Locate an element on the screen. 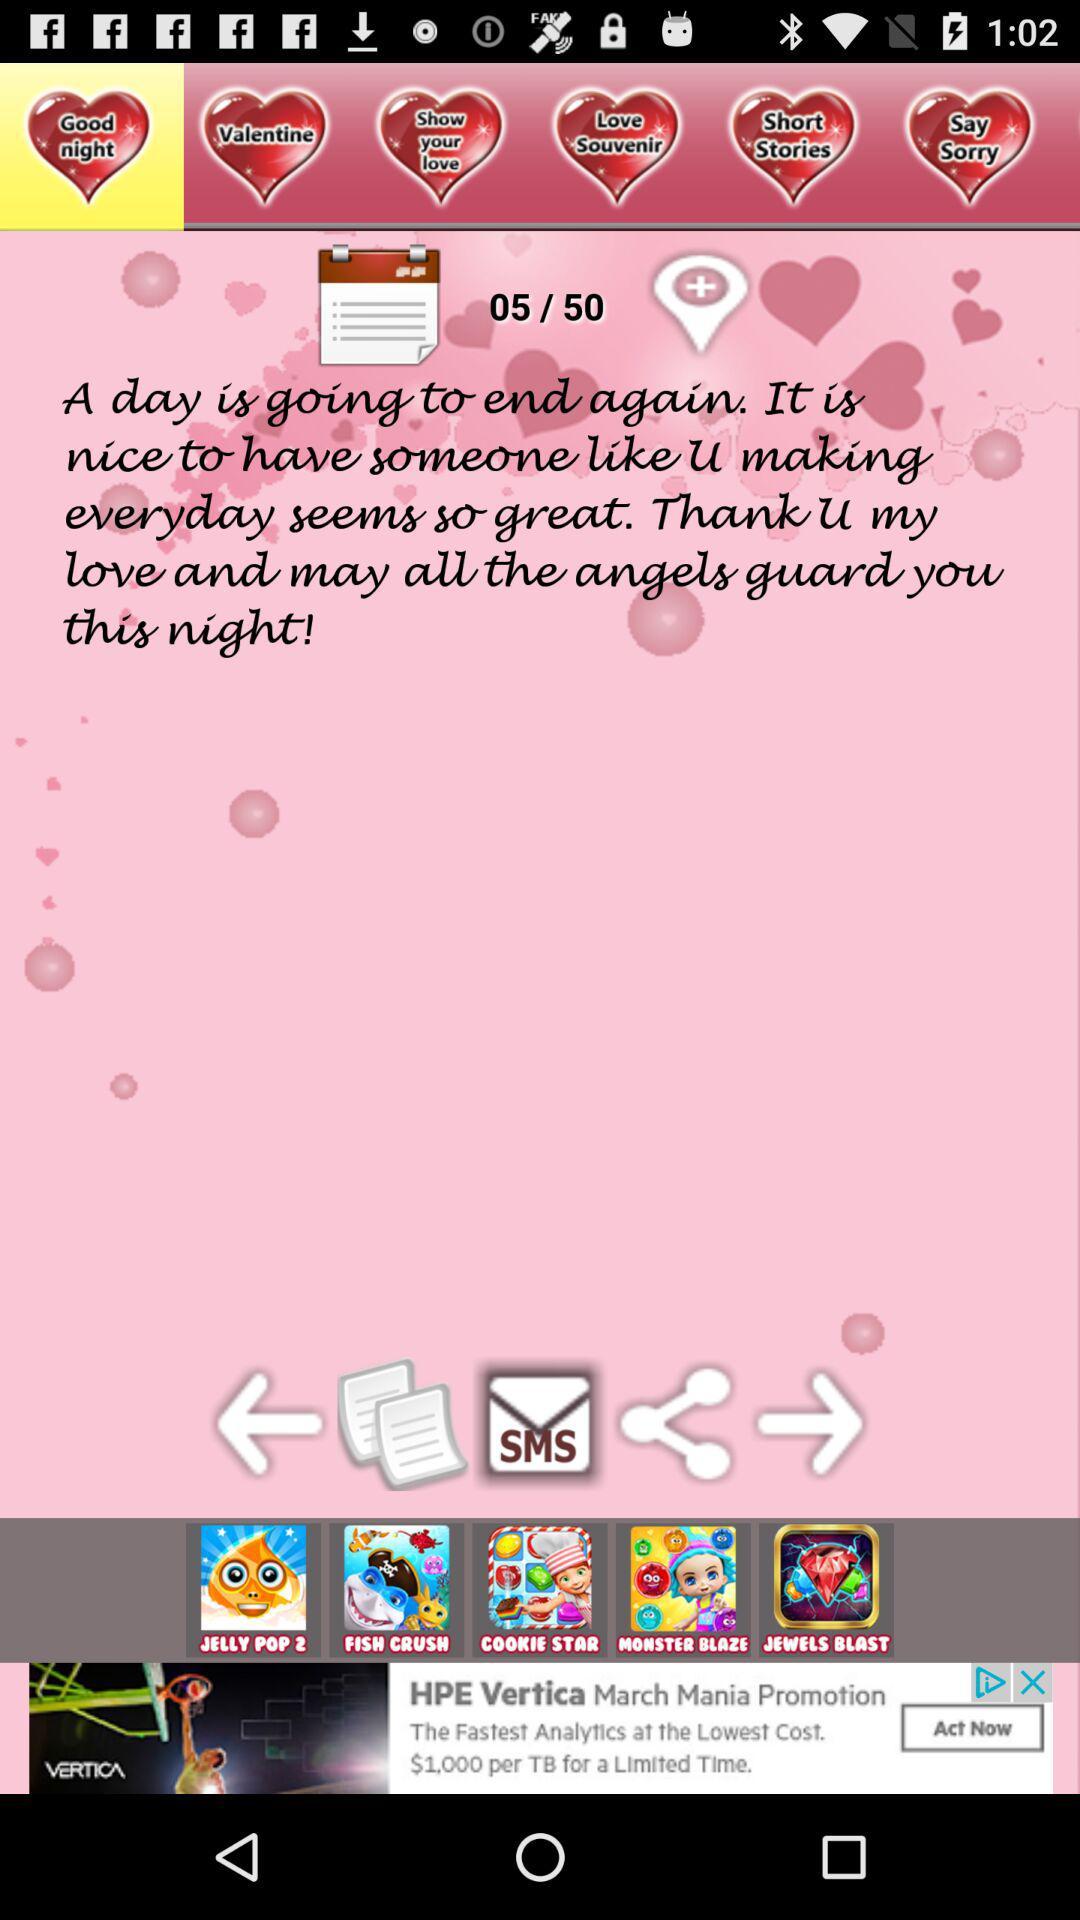 This screenshot has width=1080, height=1920. the button which is on left side of sms button is located at coordinates (405, 1423).